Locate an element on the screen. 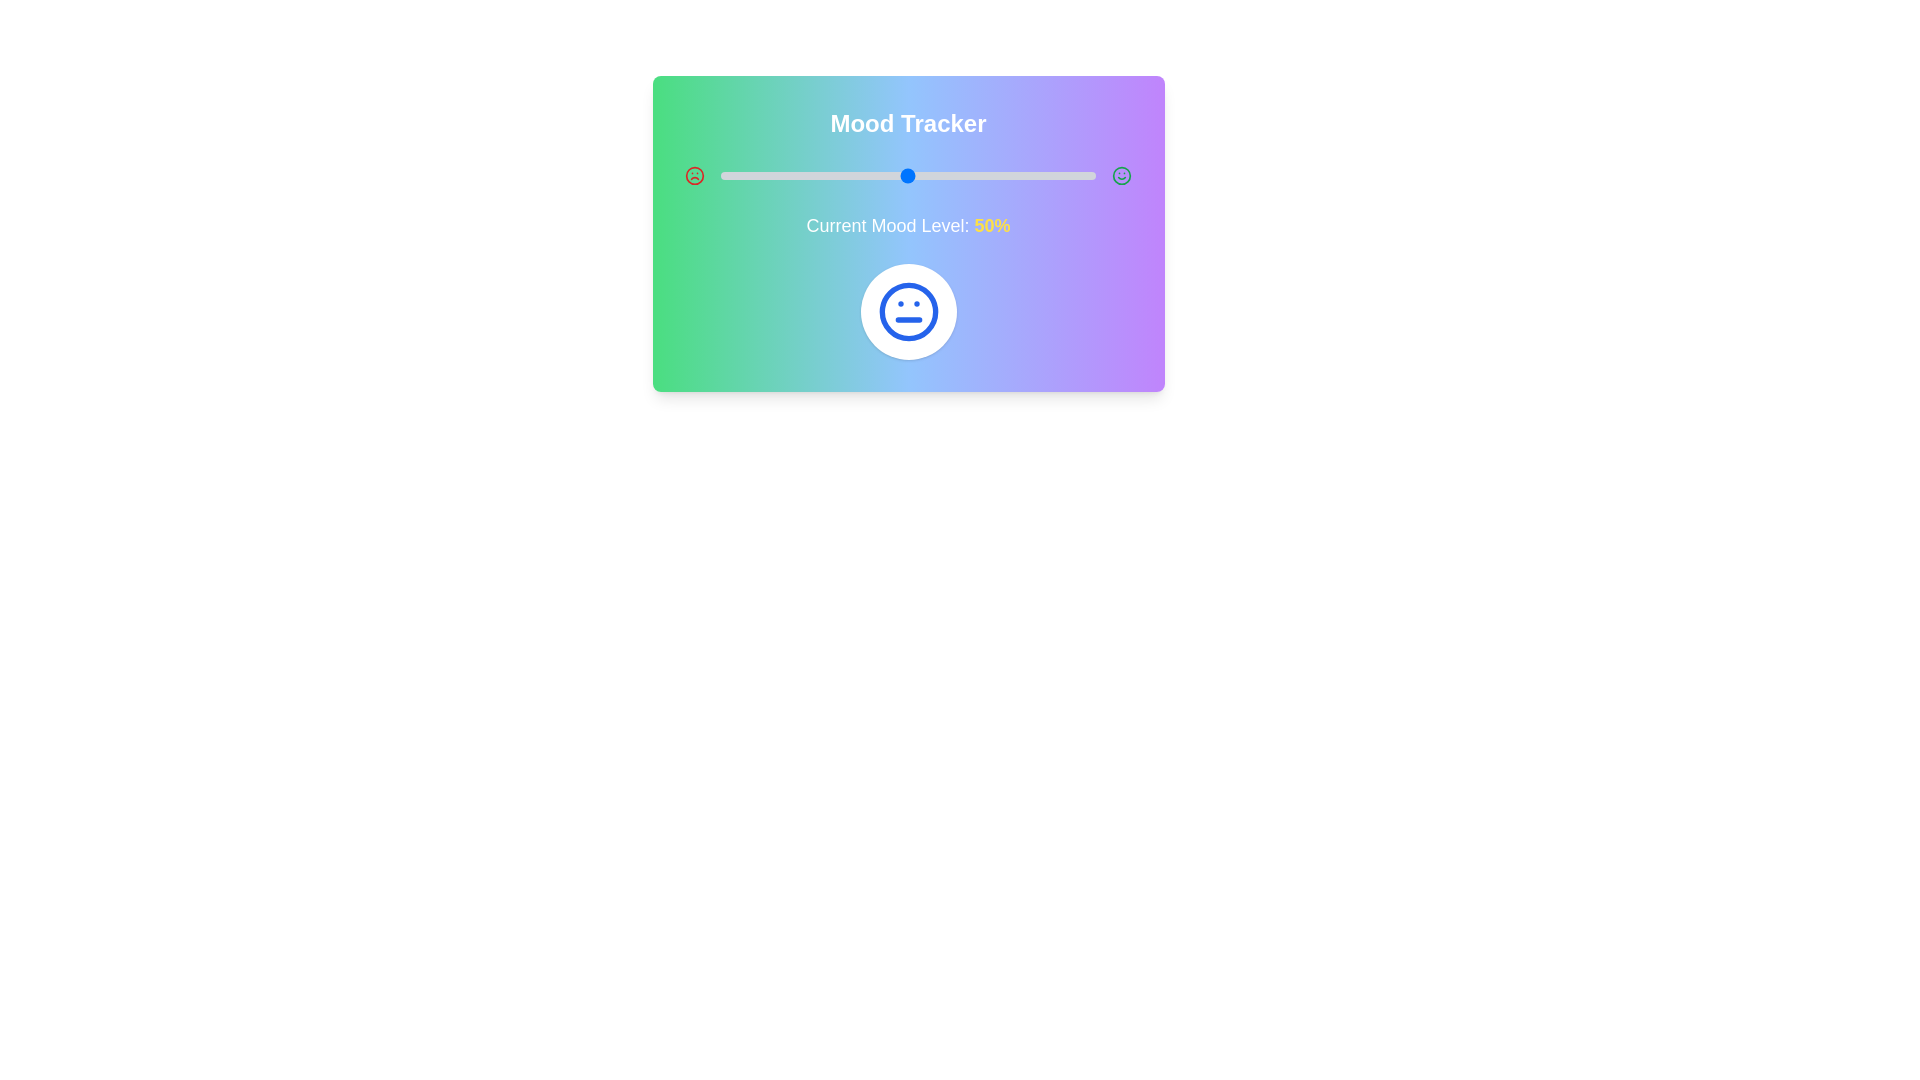 This screenshot has height=1080, width=1920. the mood level to 7% by dragging the slider is located at coordinates (745, 175).